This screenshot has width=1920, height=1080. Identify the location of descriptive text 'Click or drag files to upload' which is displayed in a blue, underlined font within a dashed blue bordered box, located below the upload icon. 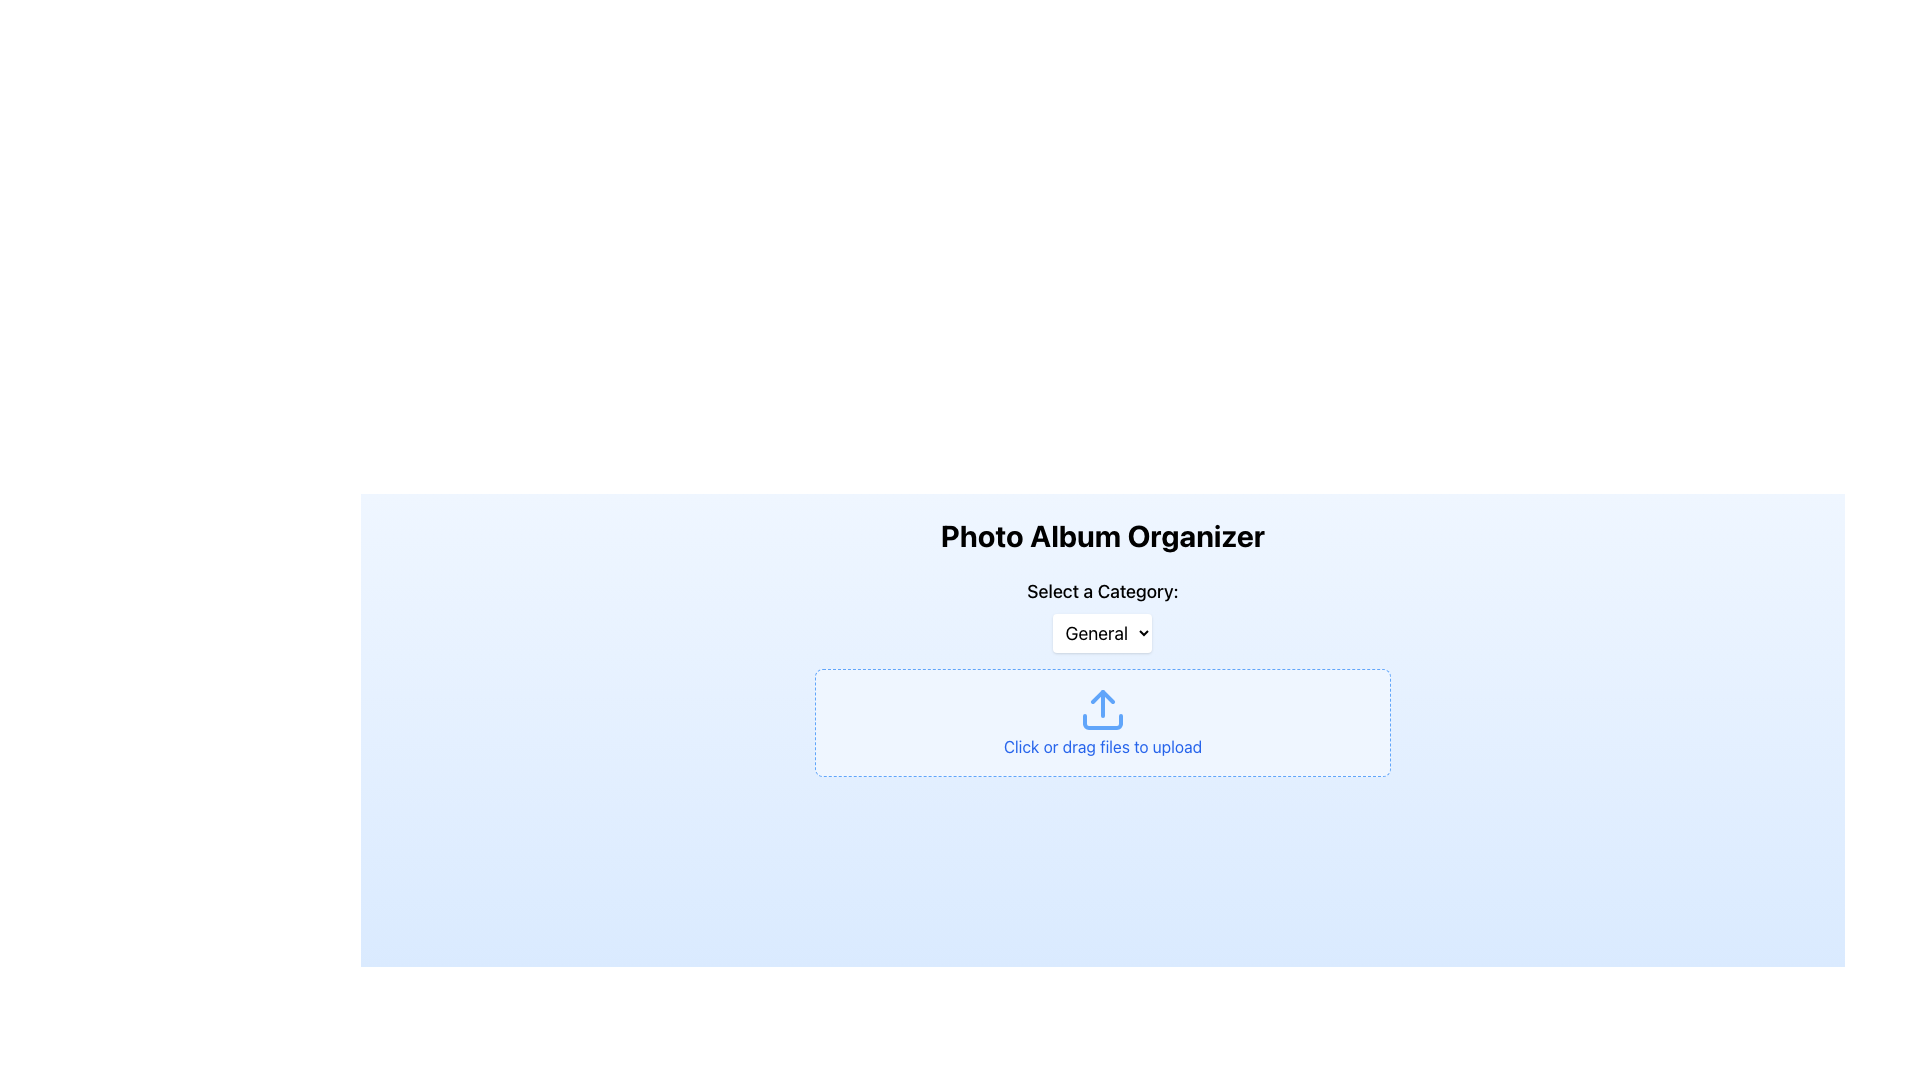
(1102, 747).